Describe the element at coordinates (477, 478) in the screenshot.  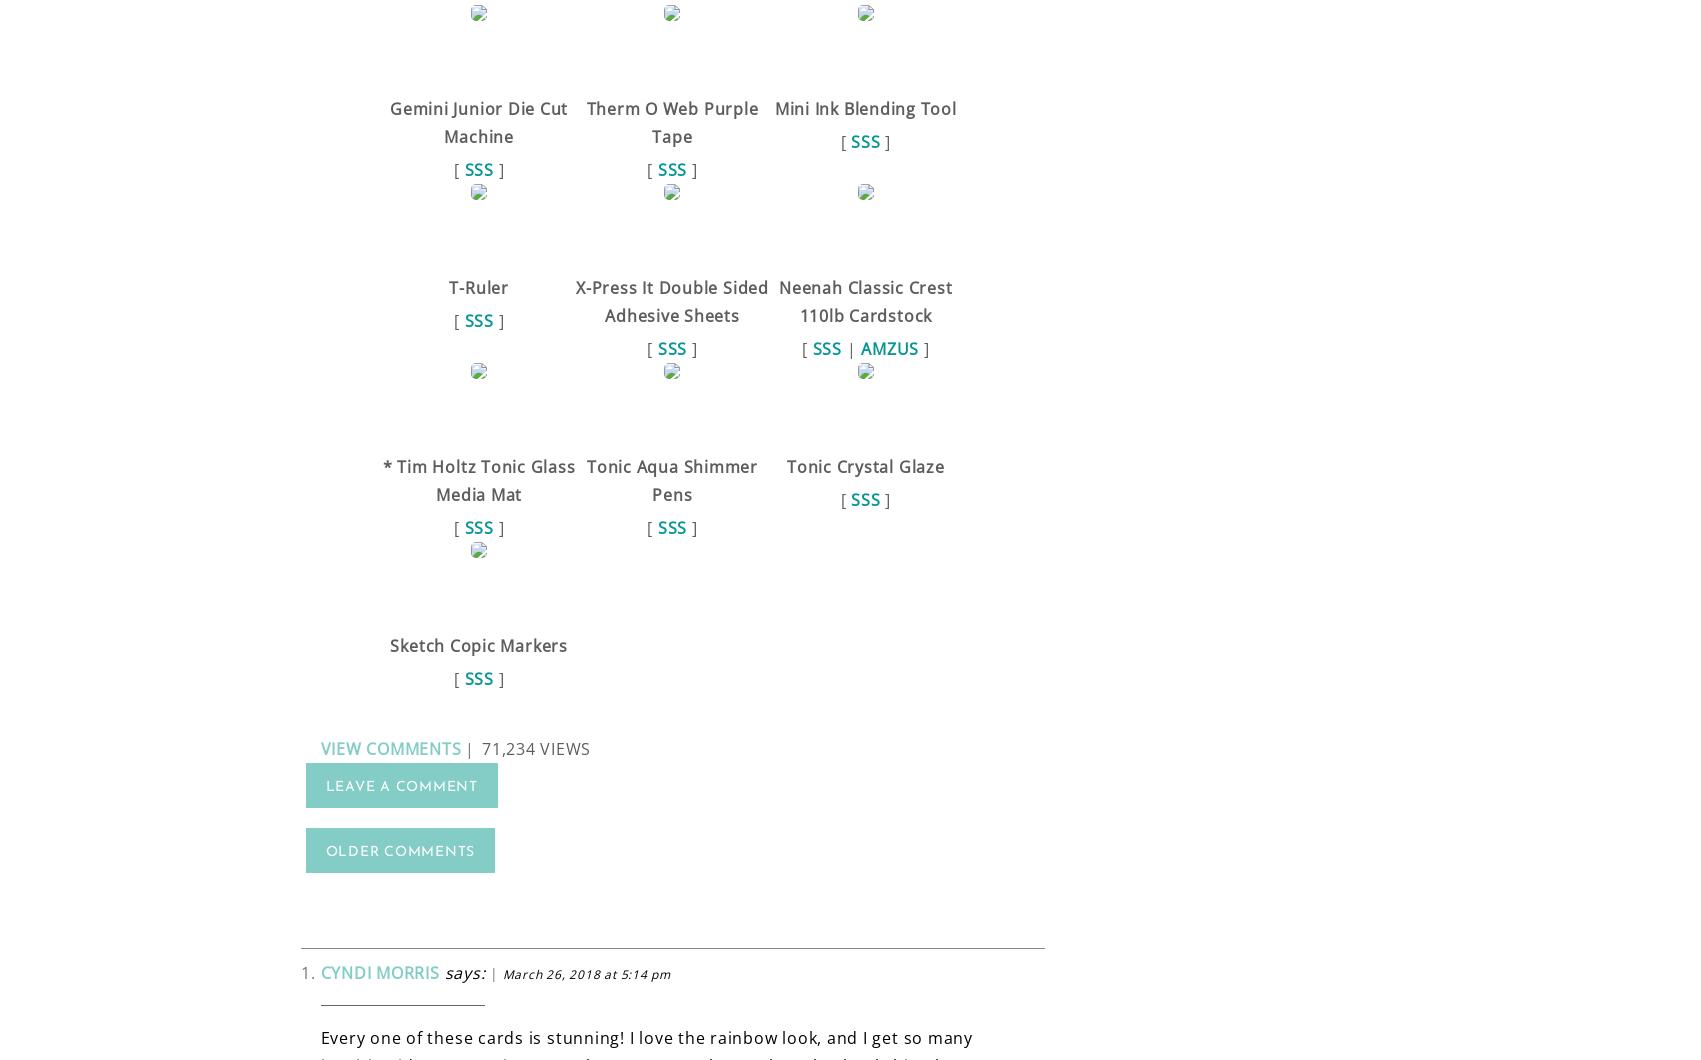
I see `'* Tim Holtz Tonic Glass Media Mat'` at that location.